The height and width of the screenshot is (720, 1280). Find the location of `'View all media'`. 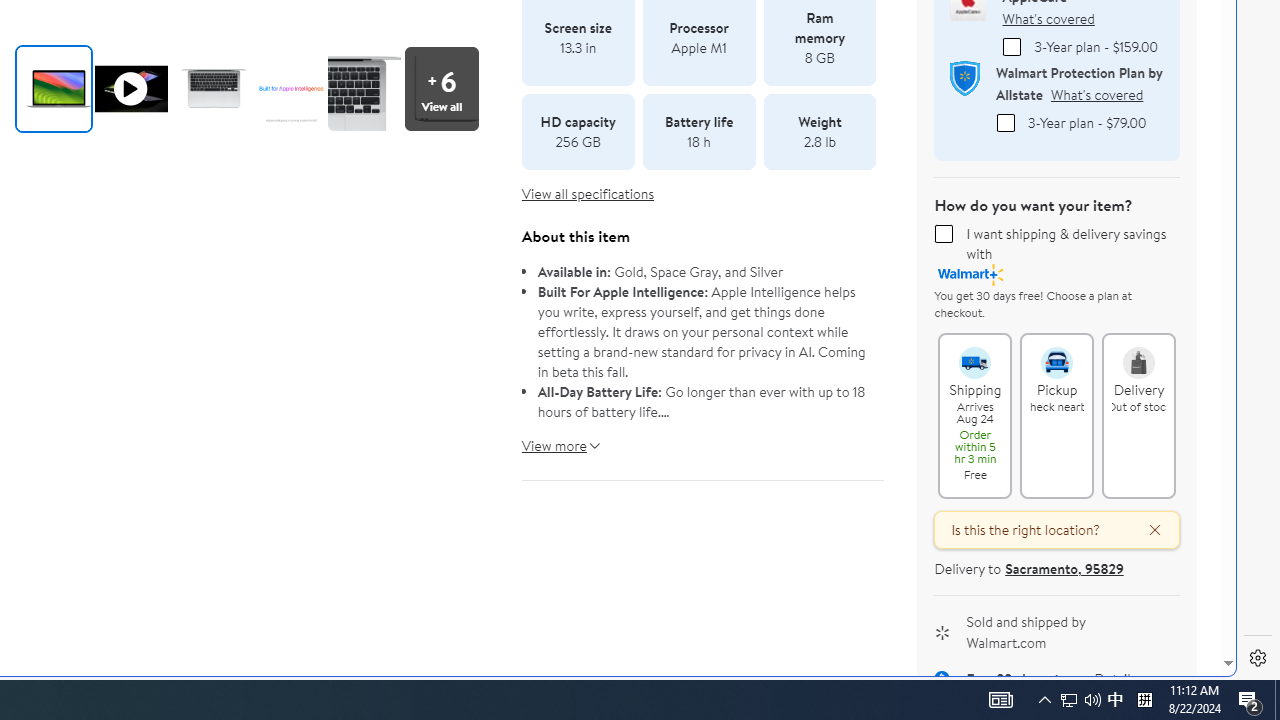

'View all media' is located at coordinates (440, 87).